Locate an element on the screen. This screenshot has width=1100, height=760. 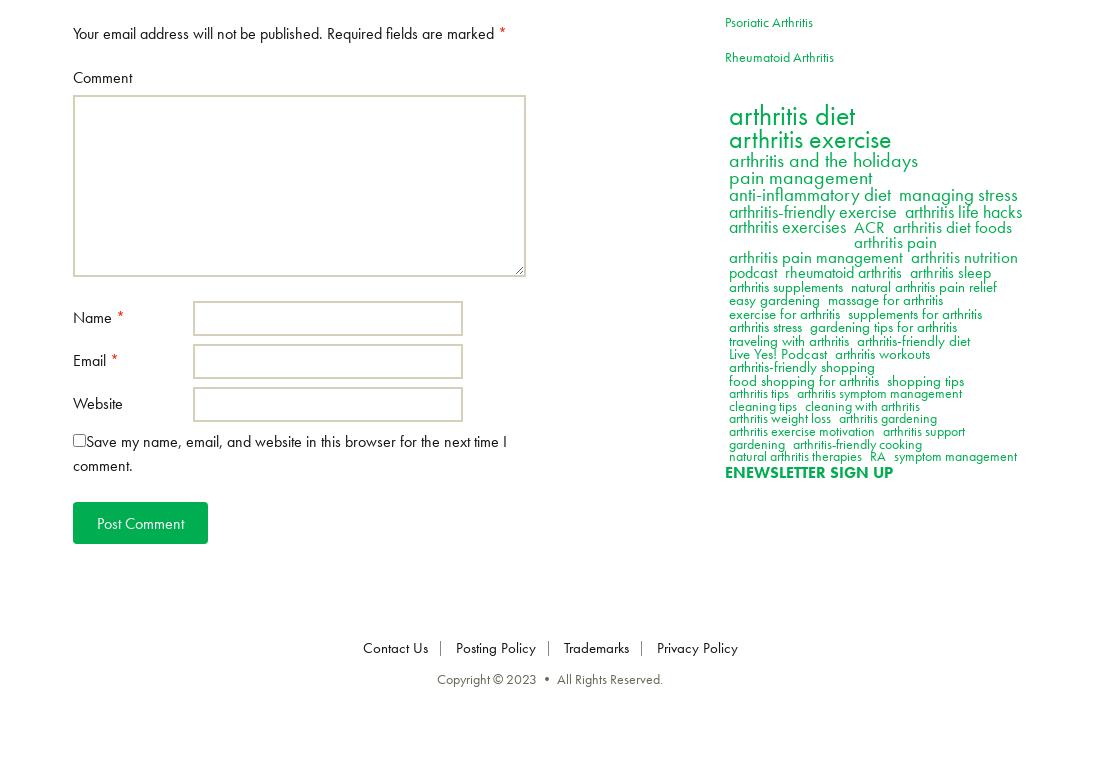
'Copyright © 2023 • All Rights Reserved.' is located at coordinates (550, 678).